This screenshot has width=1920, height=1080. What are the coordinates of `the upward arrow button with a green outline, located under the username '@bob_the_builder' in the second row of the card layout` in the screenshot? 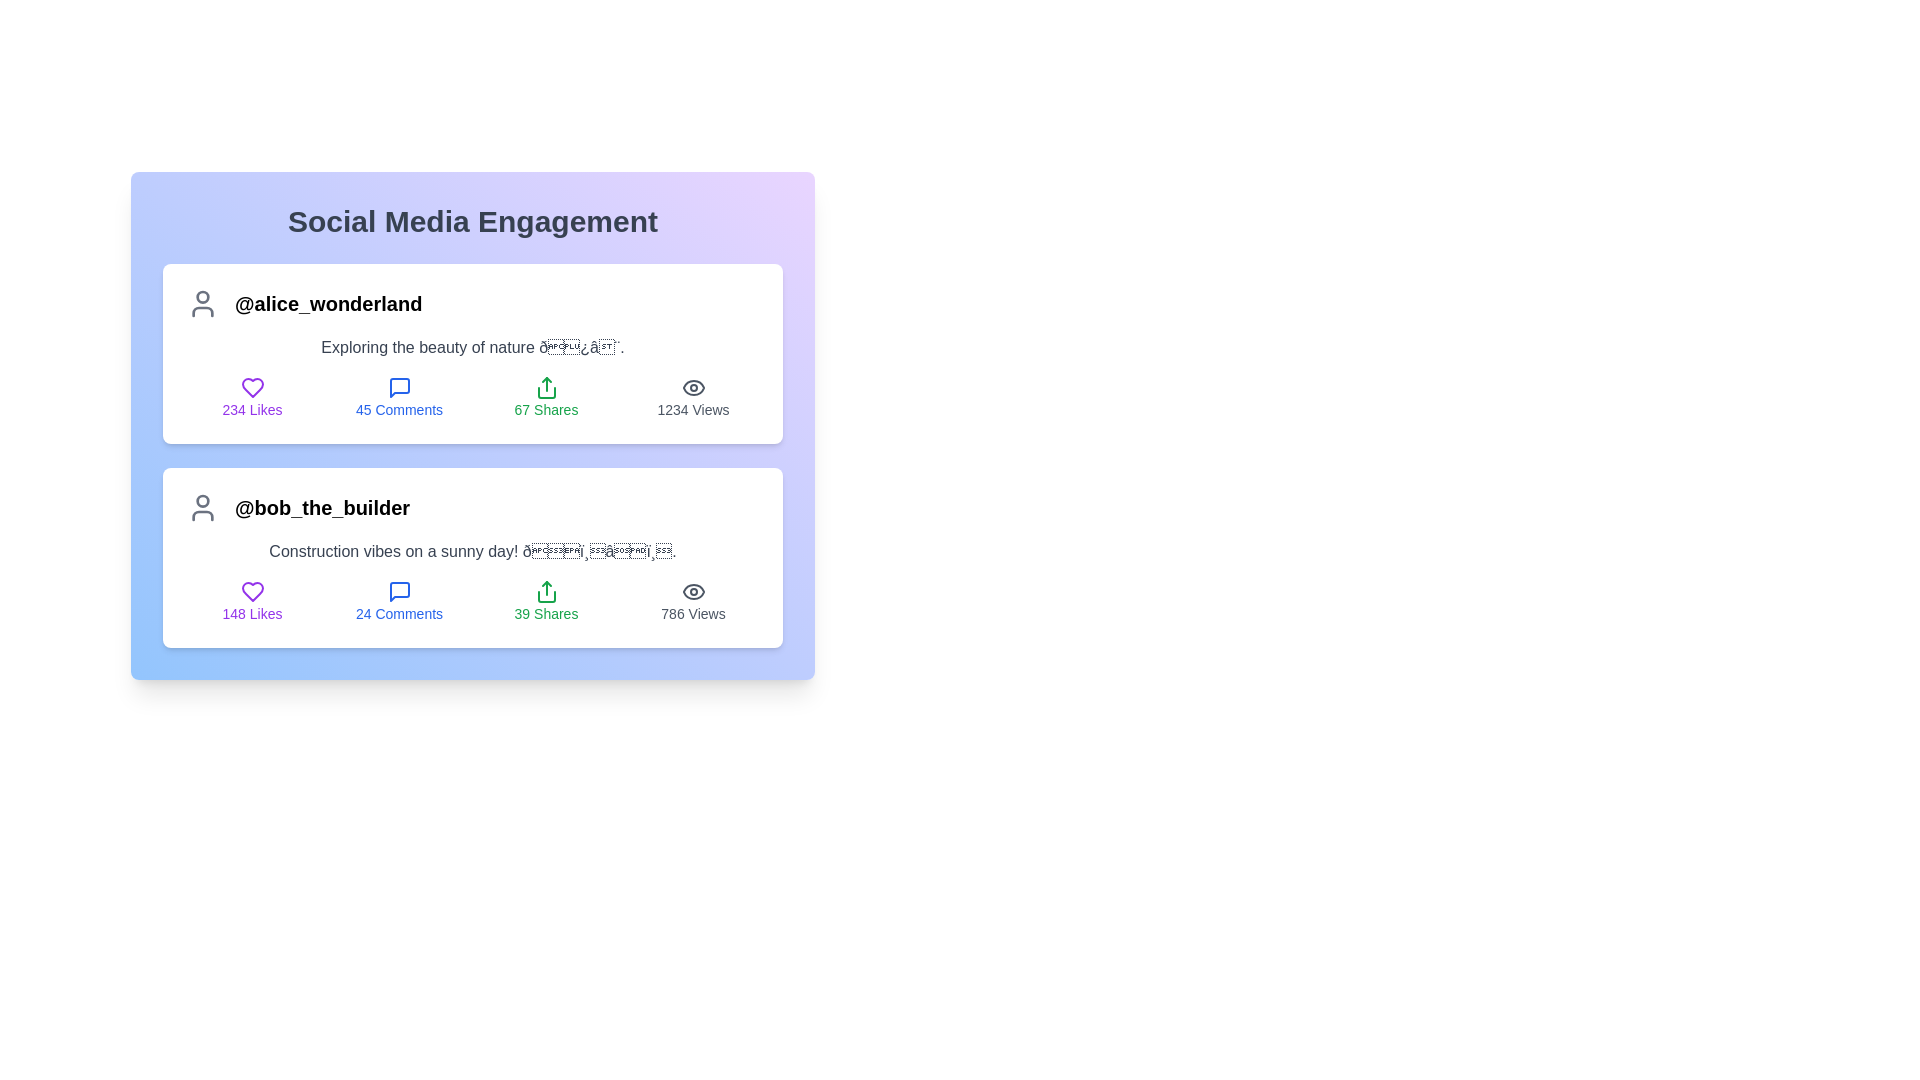 It's located at (546, 590).